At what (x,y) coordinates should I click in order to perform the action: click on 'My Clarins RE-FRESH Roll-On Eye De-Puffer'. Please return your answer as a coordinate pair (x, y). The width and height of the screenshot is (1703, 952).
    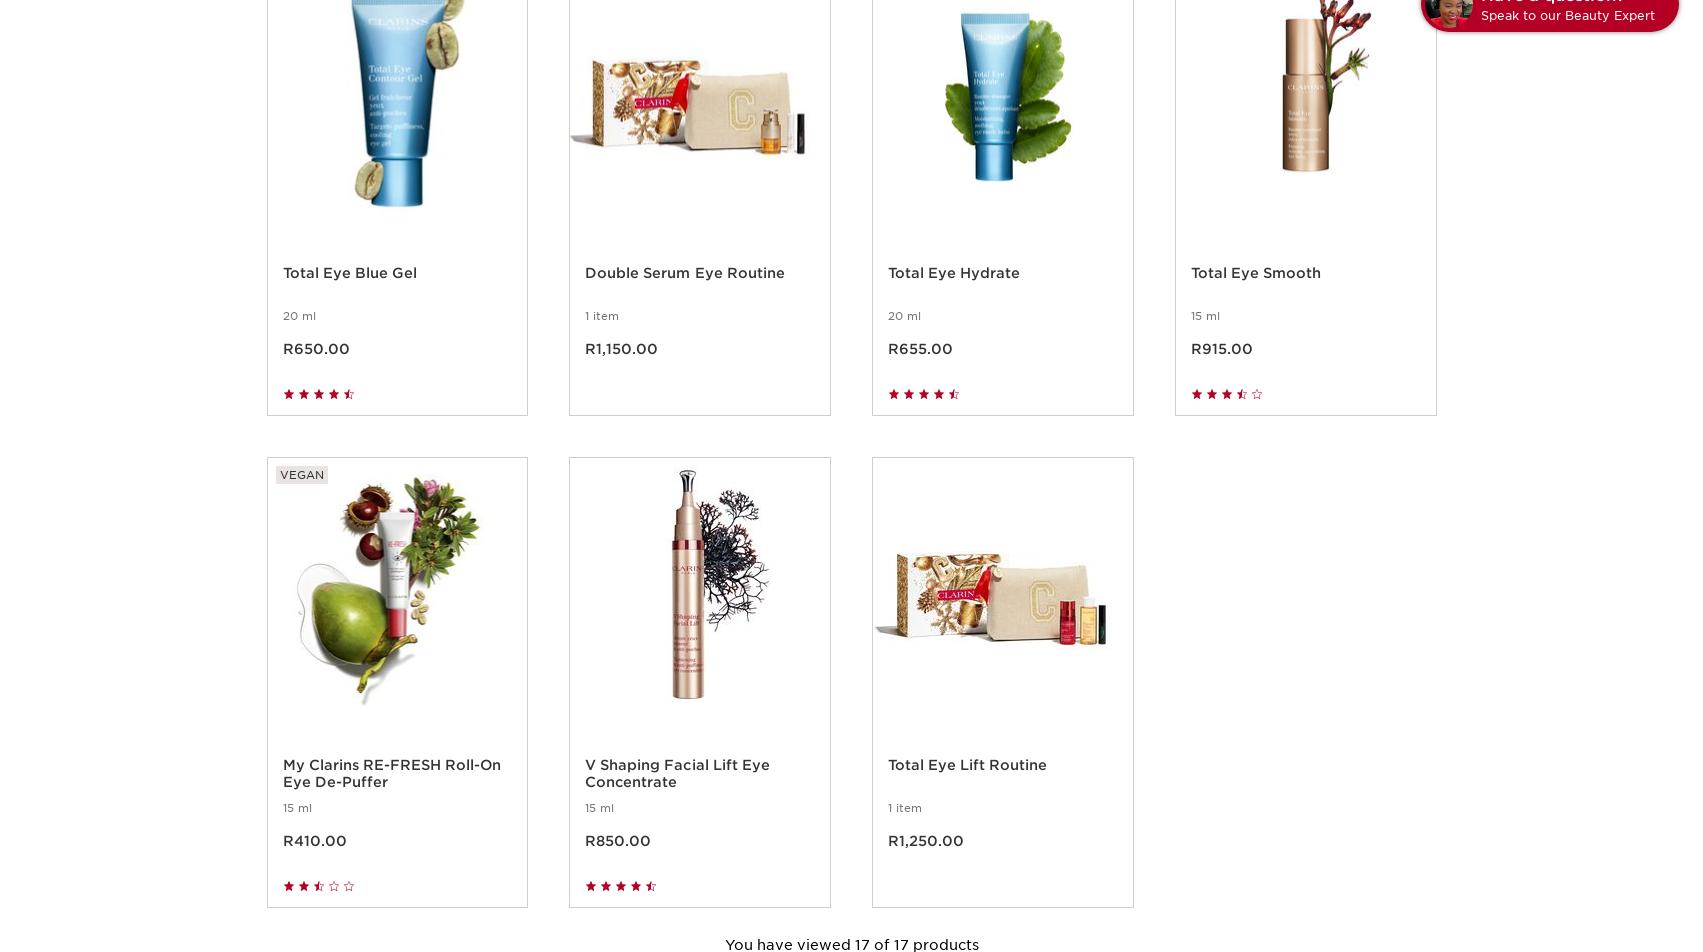
    Looking at the image, I should click on (281, 796).